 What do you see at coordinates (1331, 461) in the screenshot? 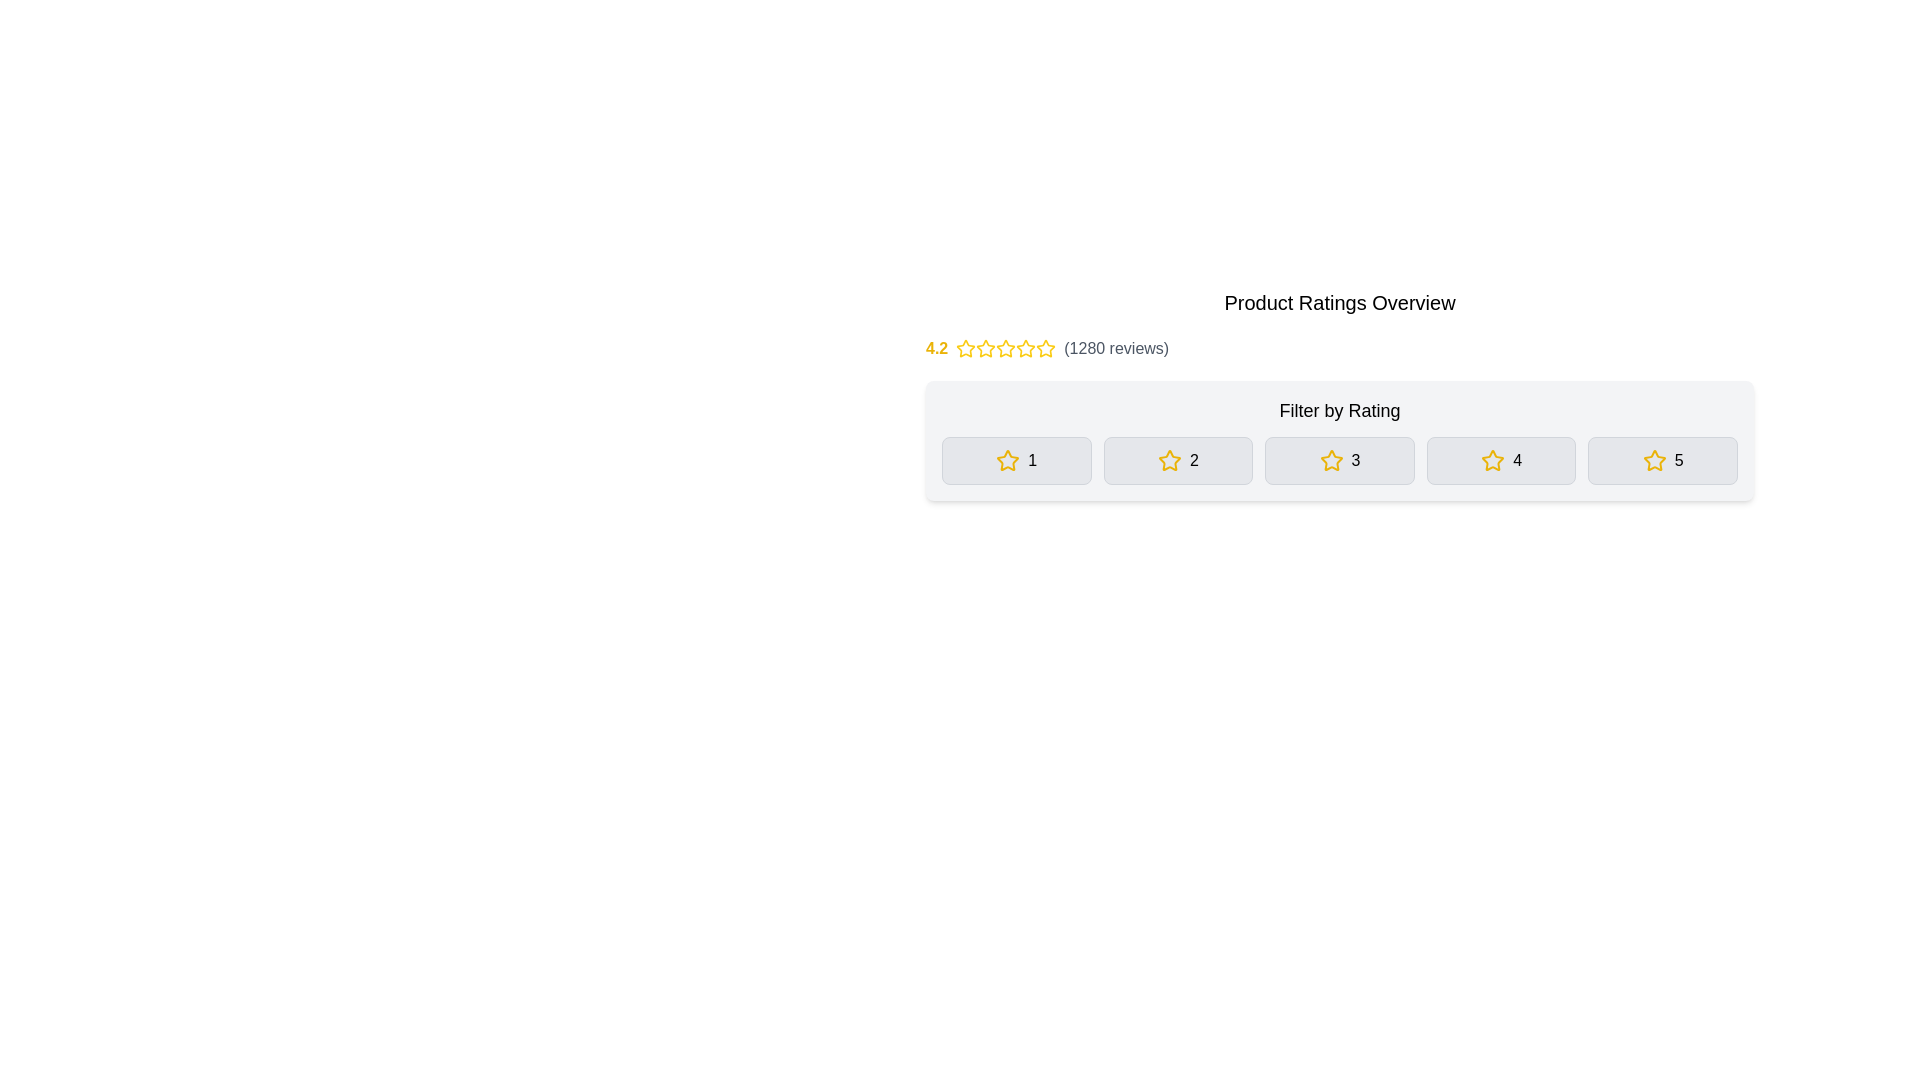
I see `the star icon with a yellow outline and hollow center located in the gray button labeled '3' under 'Filter by Rating'` at bounding box center [1331, 461].